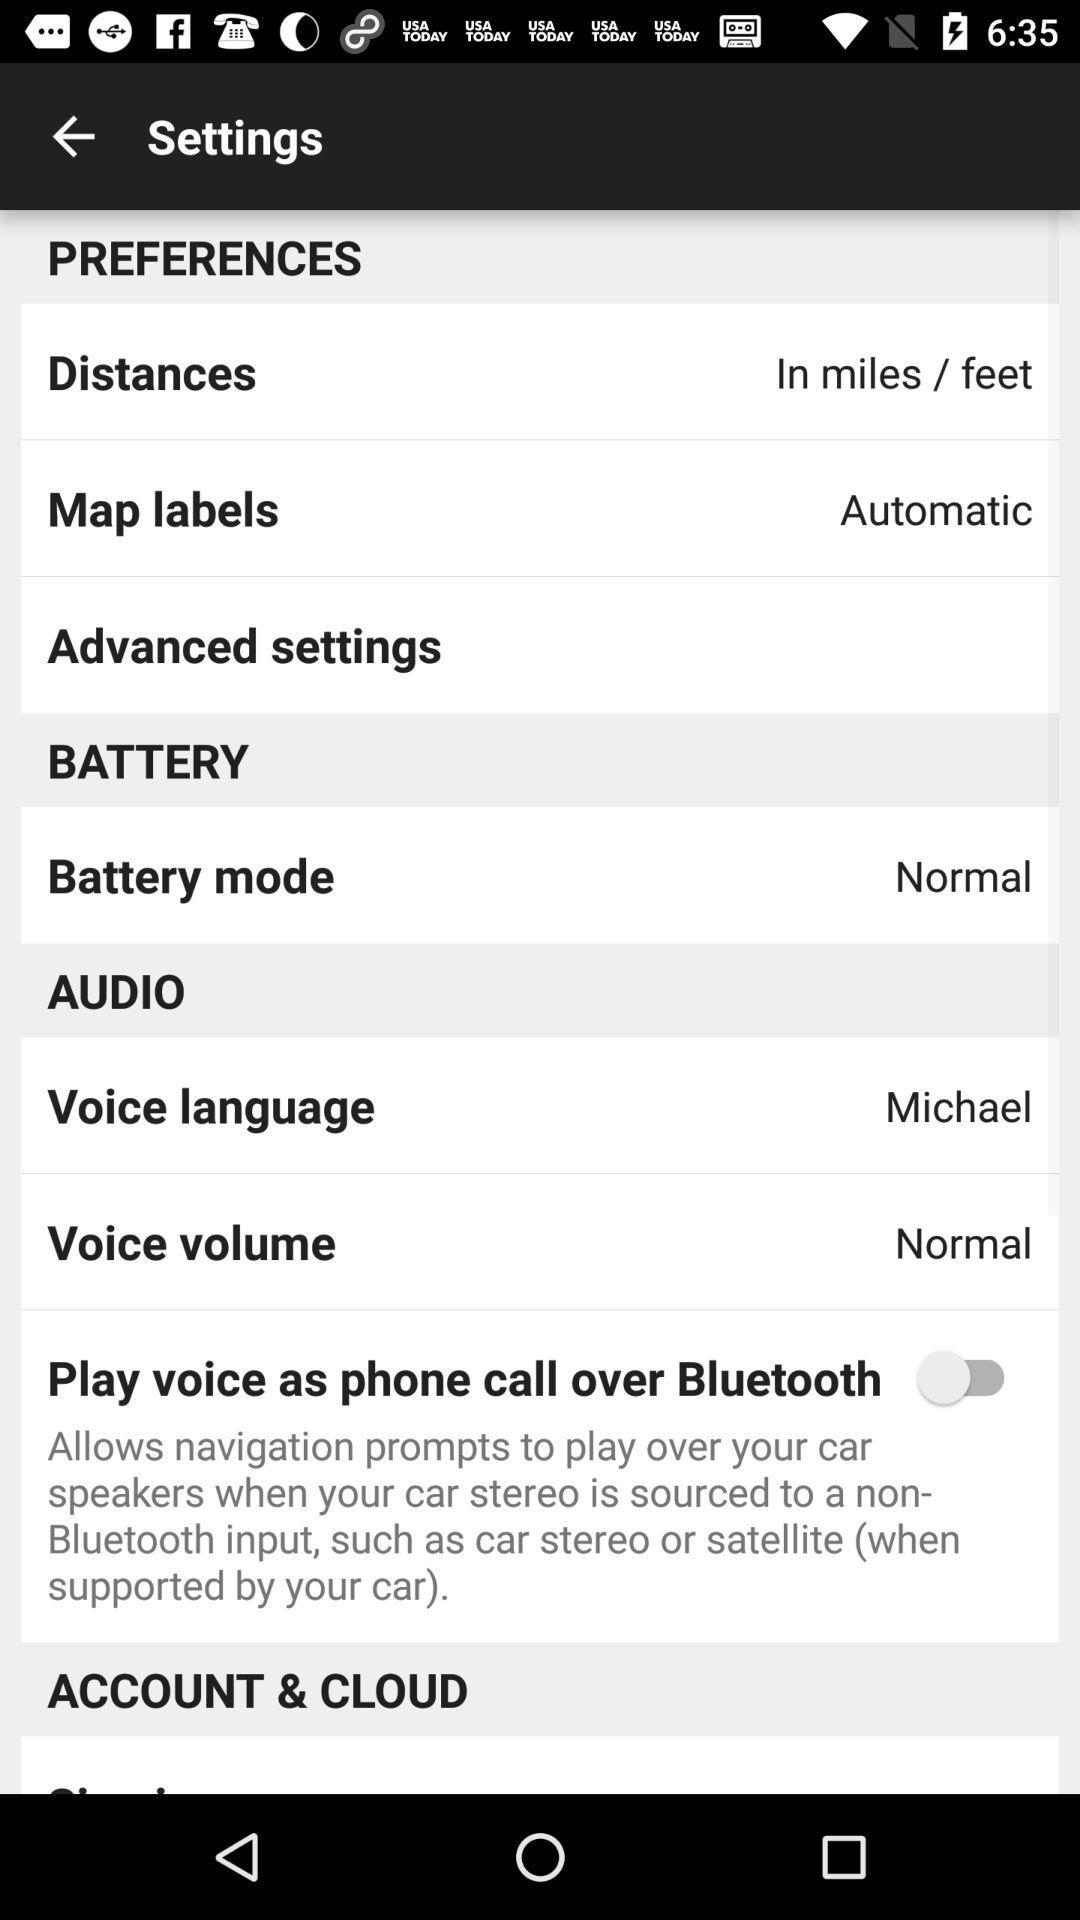  I want to click on the in miles / feet, so click(904, 372).